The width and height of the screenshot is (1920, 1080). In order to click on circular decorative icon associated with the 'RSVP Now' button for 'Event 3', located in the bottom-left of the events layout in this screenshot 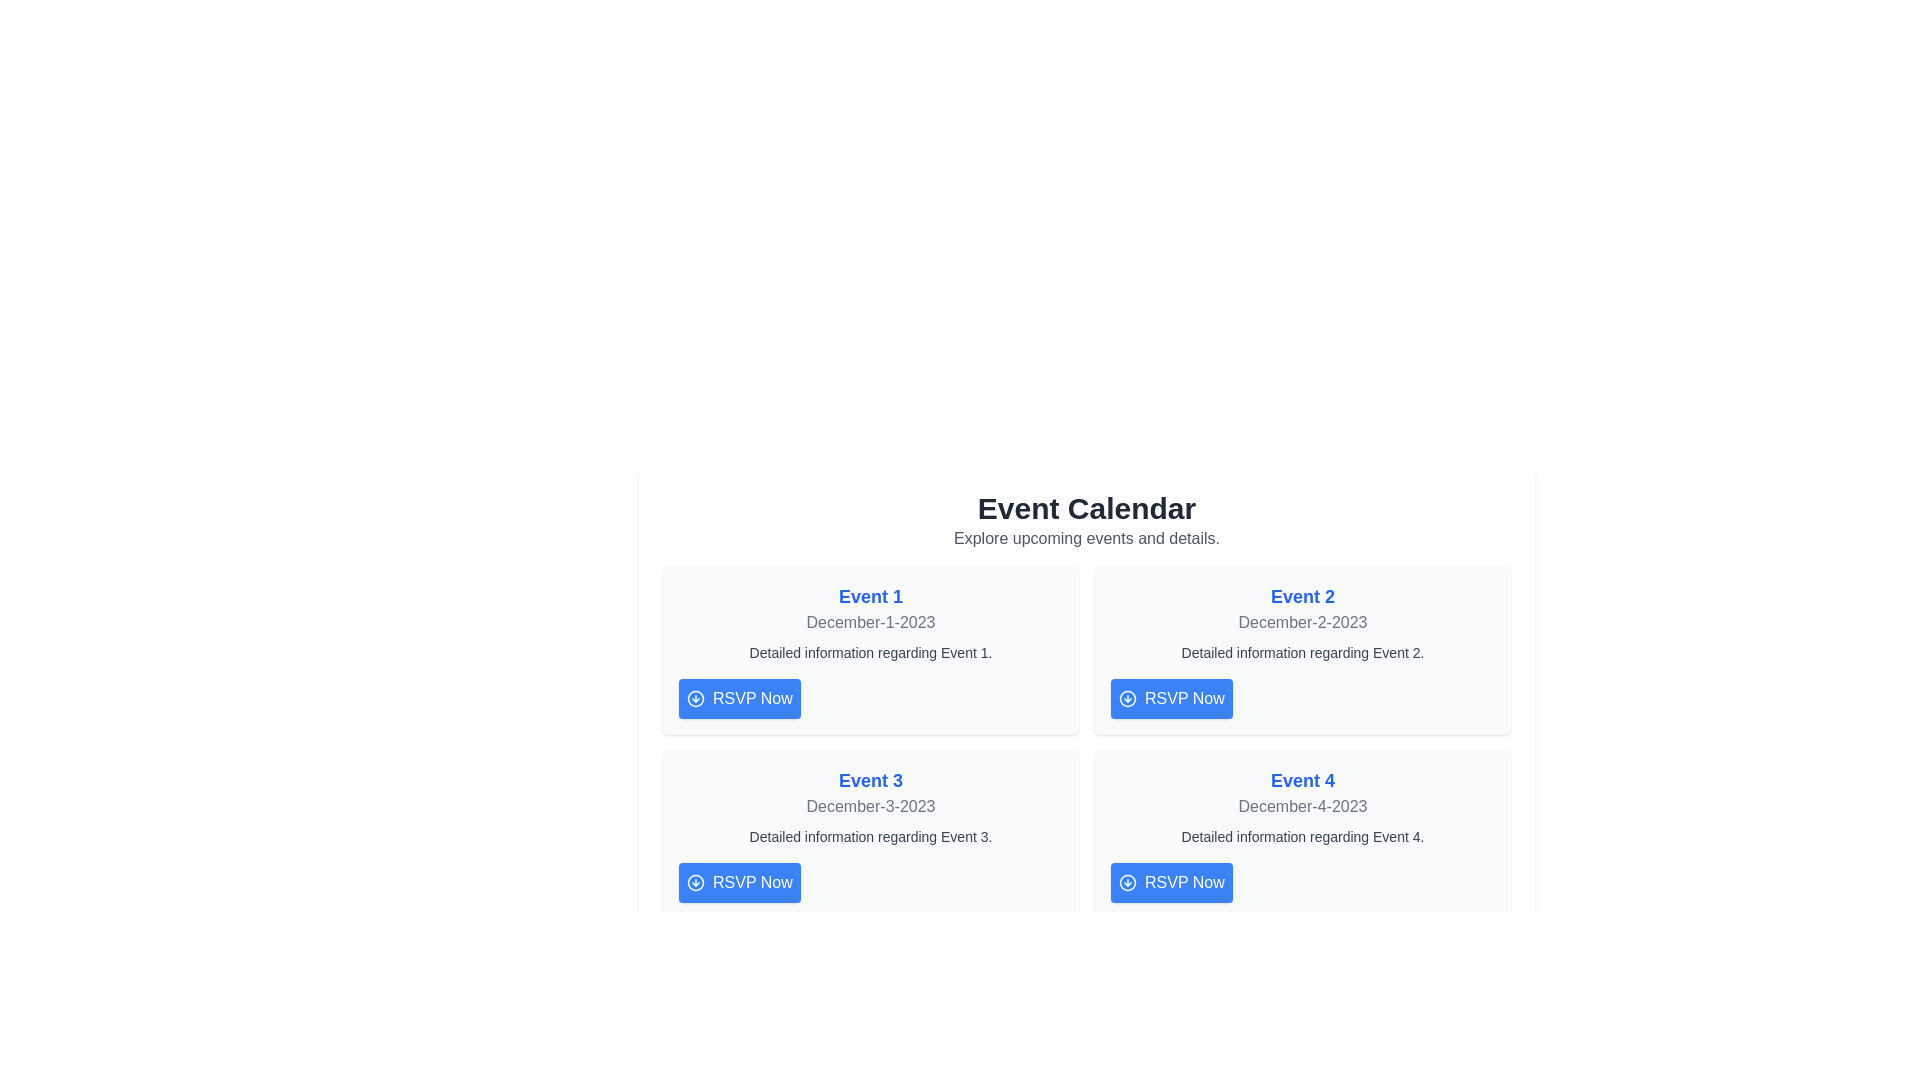, I will do `click(696, 882)`.